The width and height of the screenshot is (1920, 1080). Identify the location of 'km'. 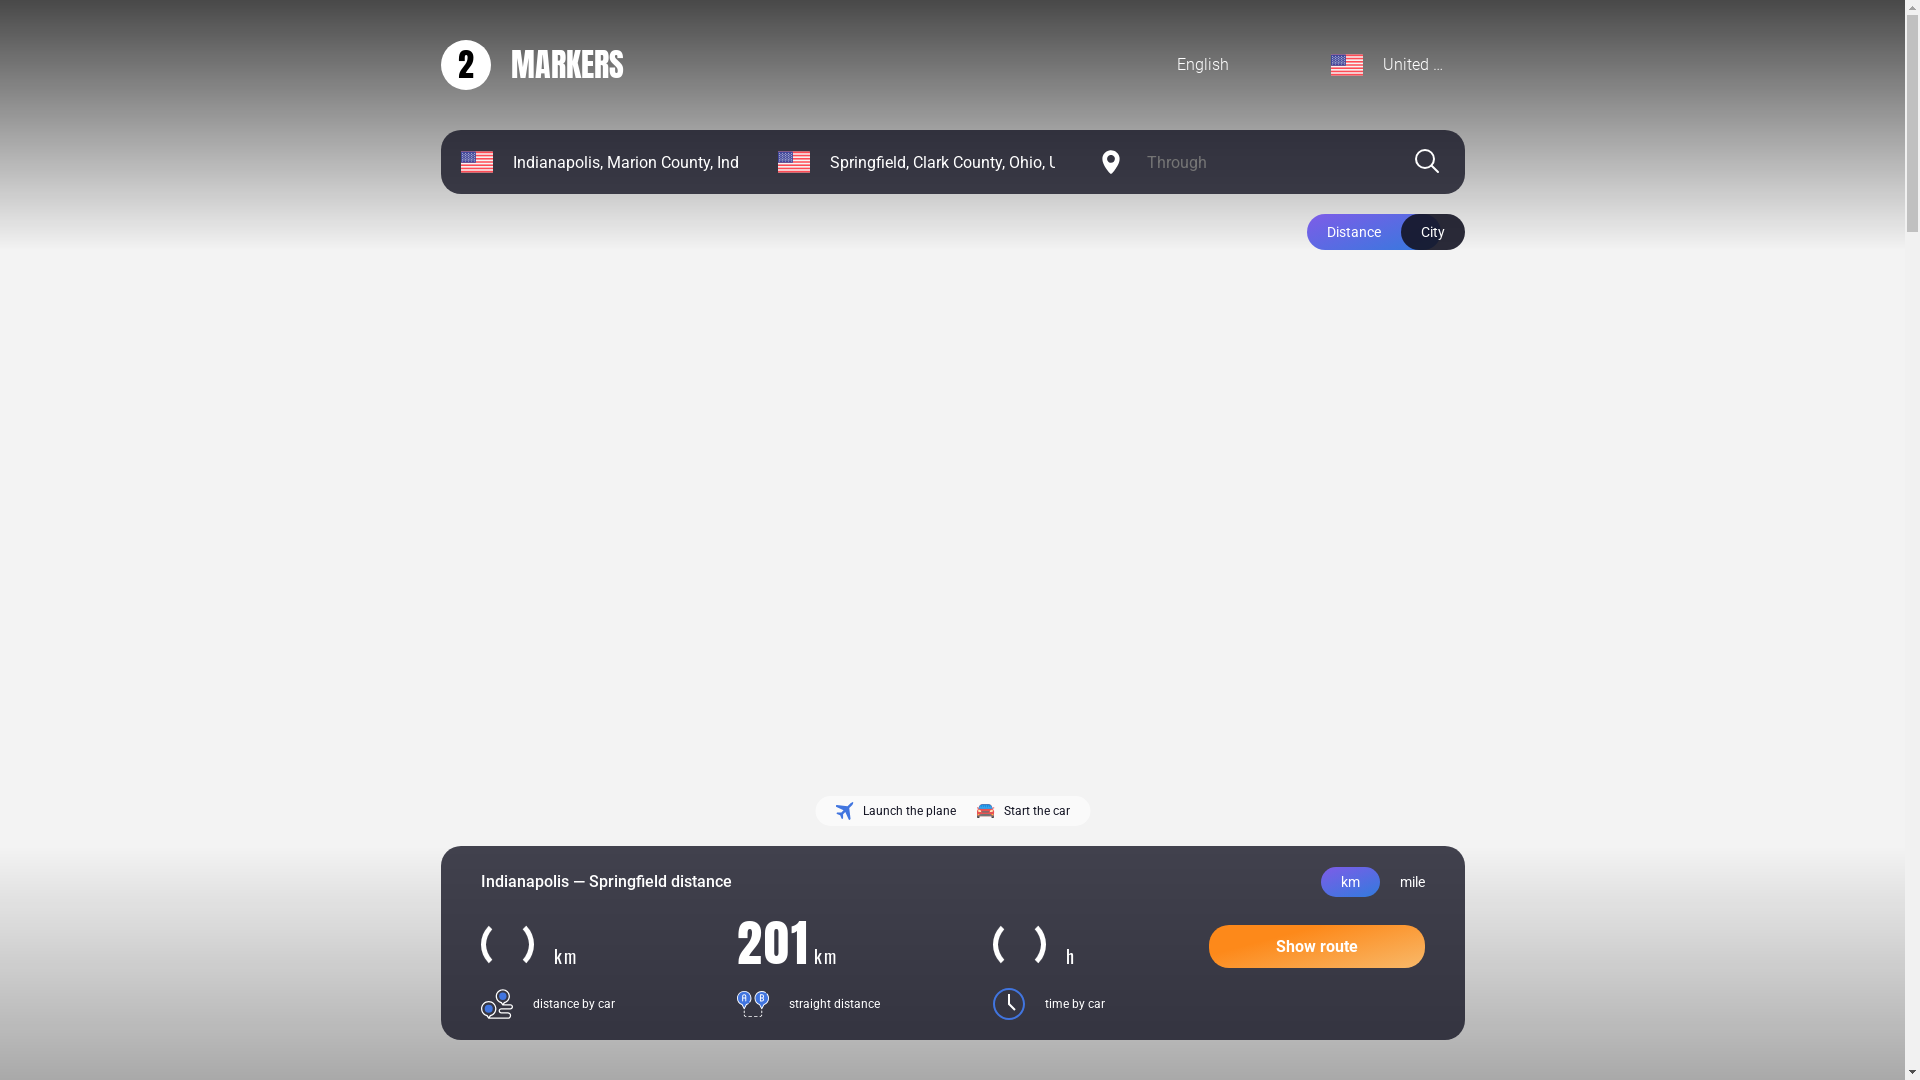
(1349, 881).